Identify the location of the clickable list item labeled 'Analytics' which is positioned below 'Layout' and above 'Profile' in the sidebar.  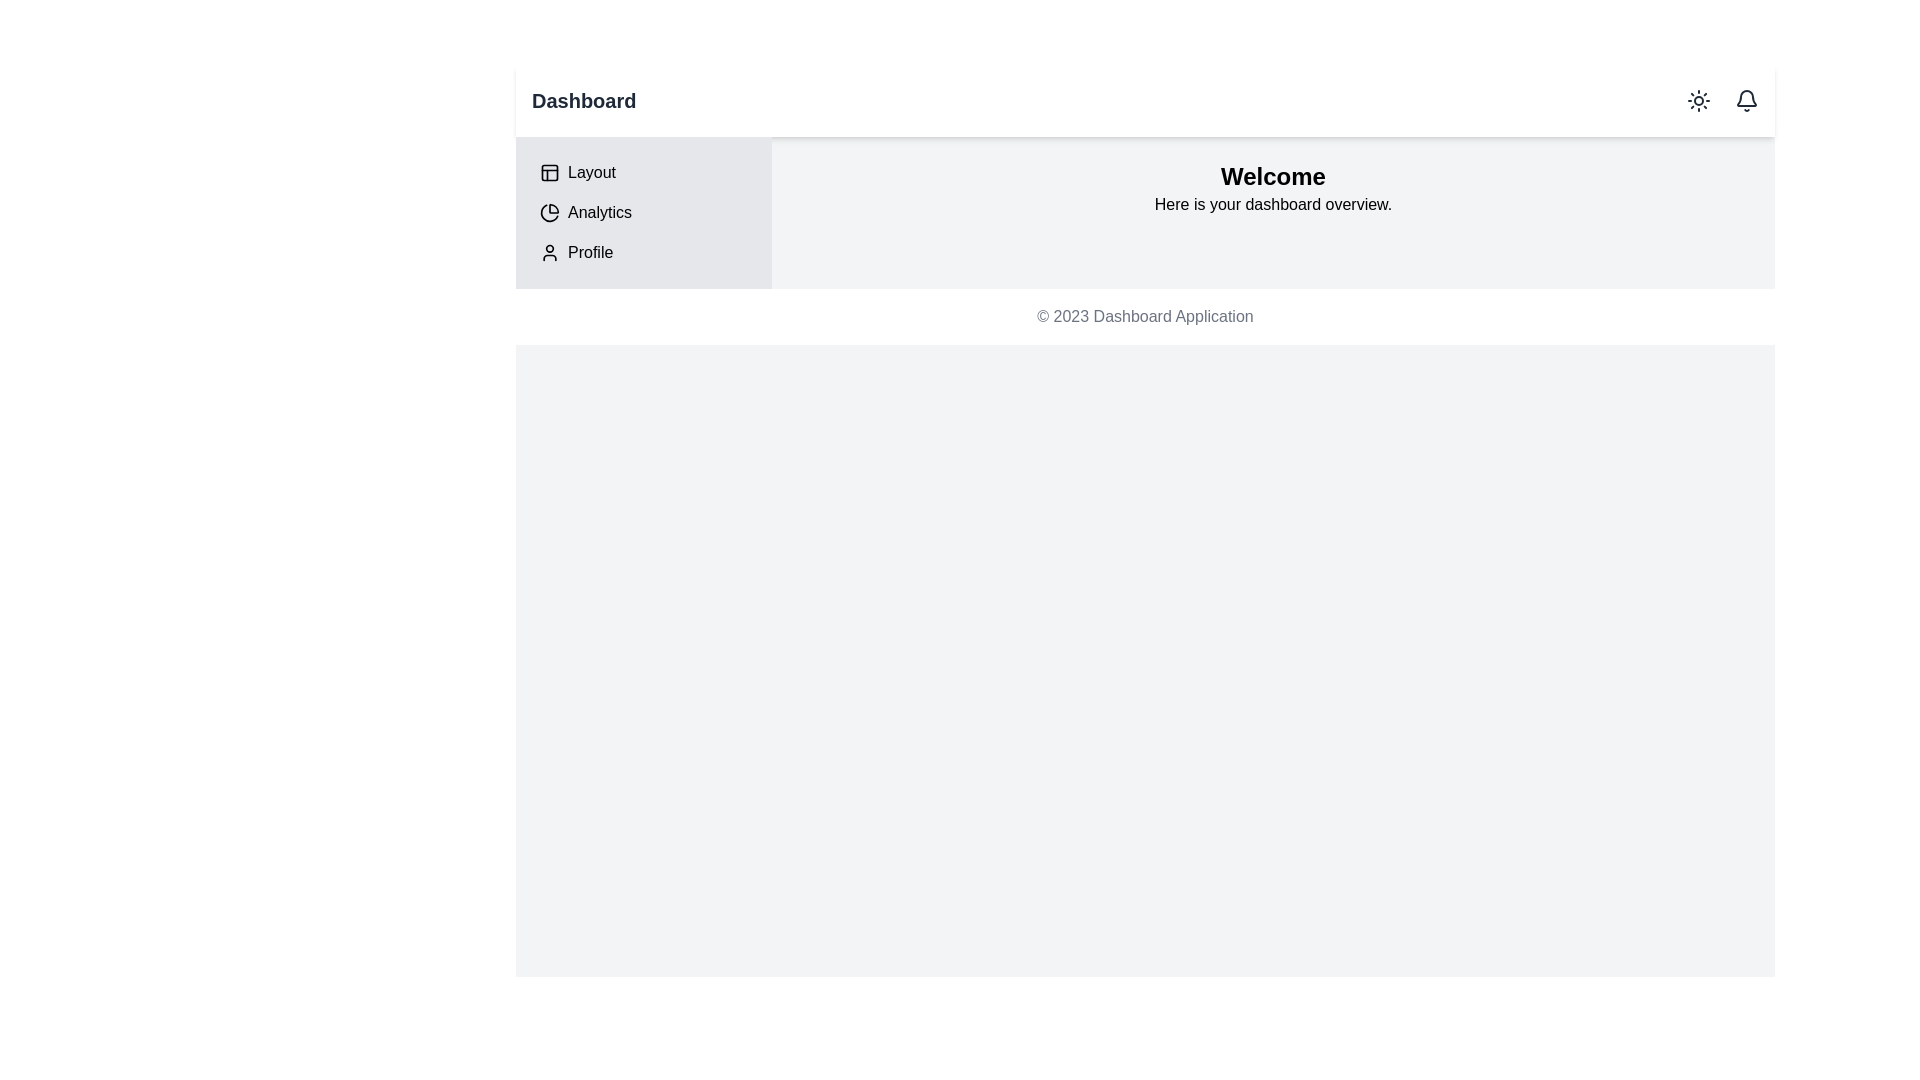
(643, 212).